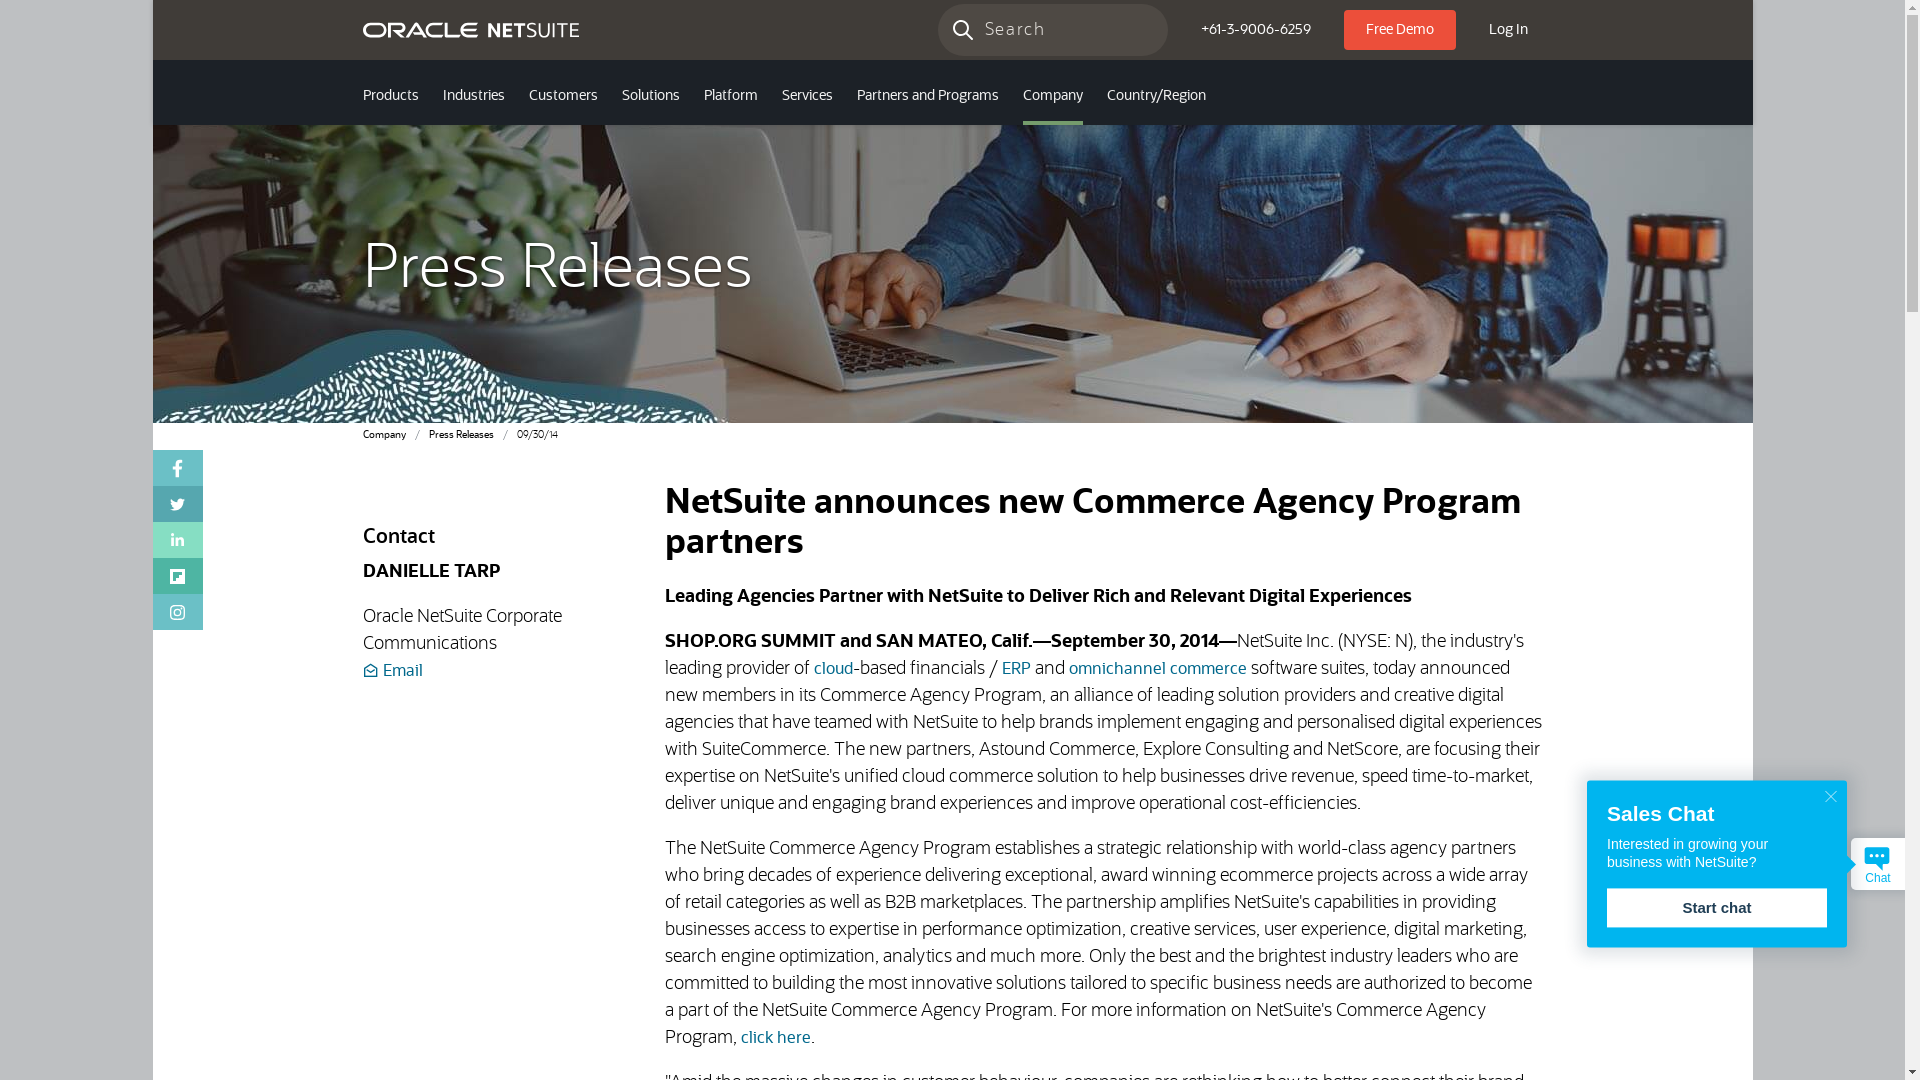 Image resolution: width=1920 pixels, height=1080 pixels. What do you see at coordinates (472, 97) in the screenshot?
I see `'Industries'` at bounding box center [472, 97].